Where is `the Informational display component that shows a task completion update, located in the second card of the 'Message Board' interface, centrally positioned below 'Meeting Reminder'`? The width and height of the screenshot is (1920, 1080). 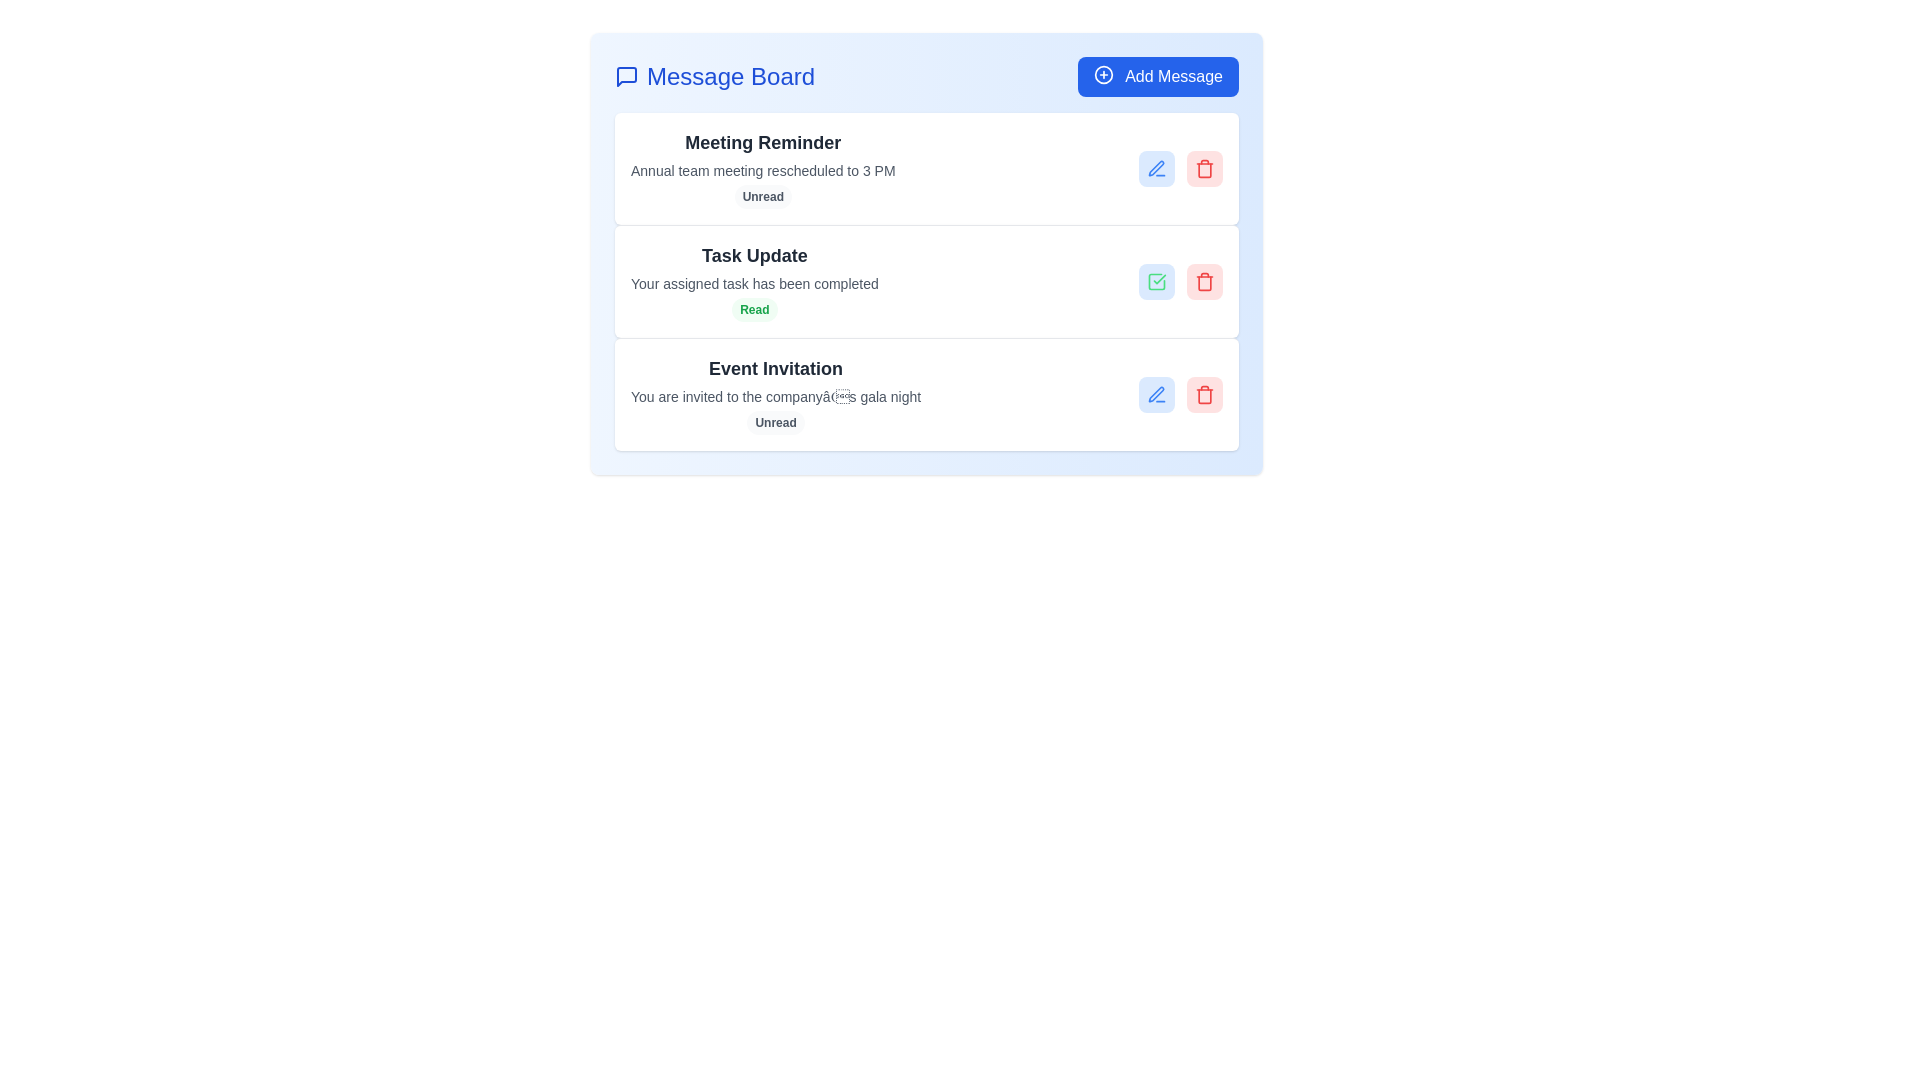 the Informational display component that shows a task completion update, located in the second card of the 'Message Board' interface, centrally positioned below 'Meeting Reminder' is located at coordinates (753, 281).